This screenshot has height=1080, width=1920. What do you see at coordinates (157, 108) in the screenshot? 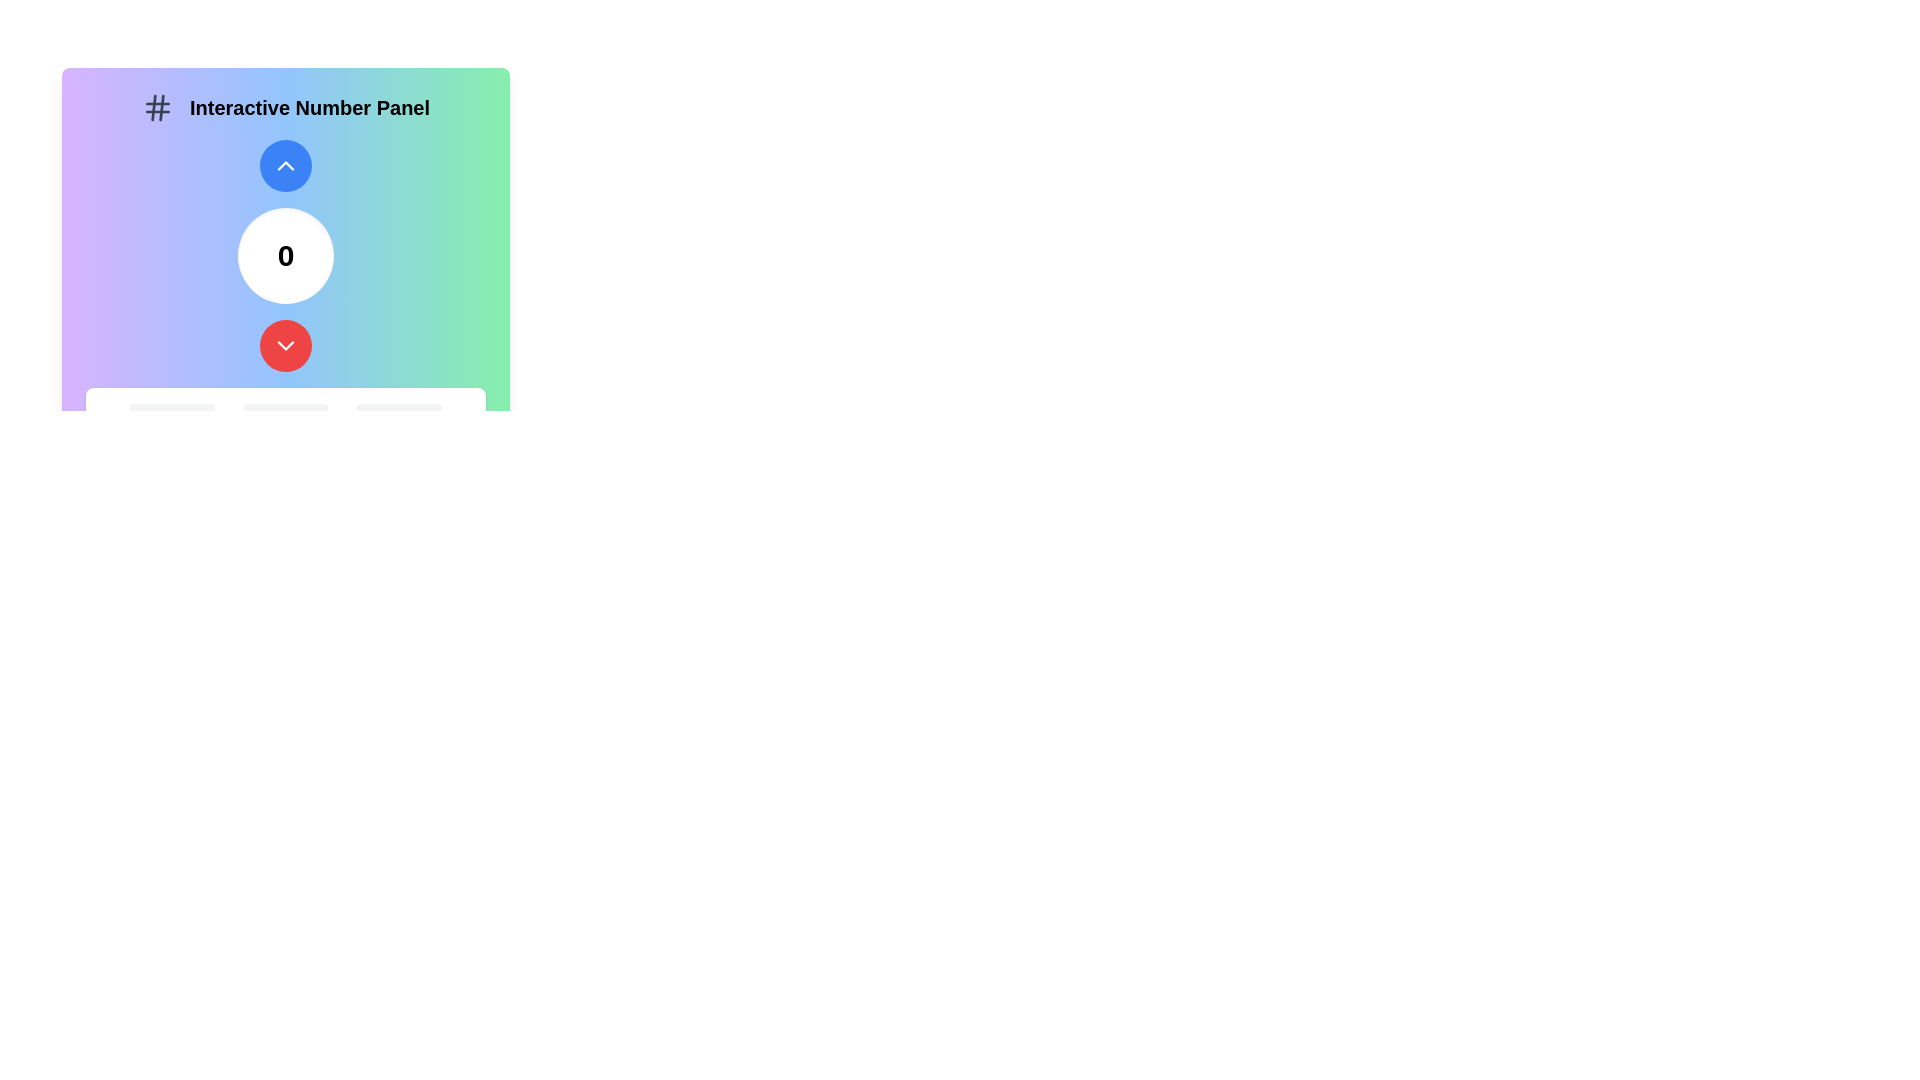
I see `the icon representing the 'Interactive Number Panel', which is located to the immediate left of the text label and aligned horizontally with it` at bounding box center [157, 108].